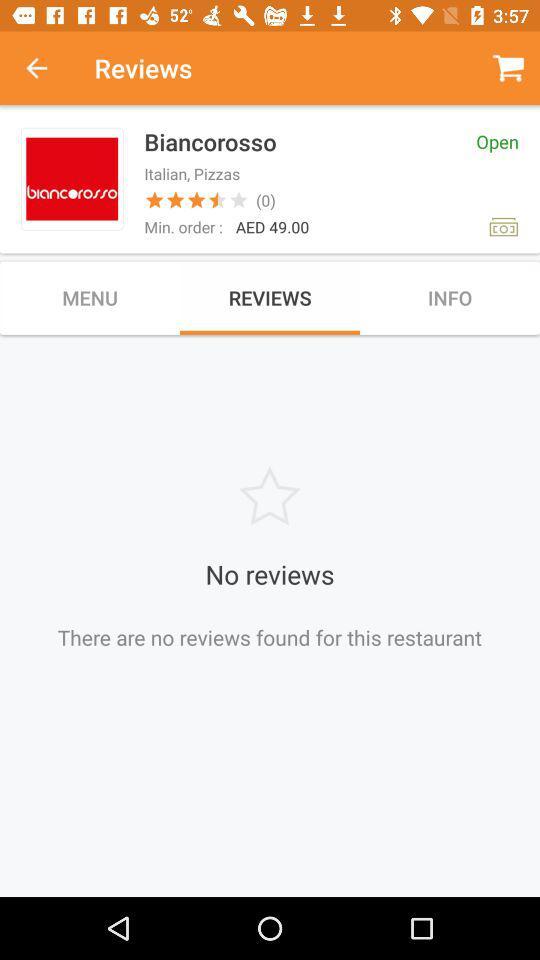 Image resolution: width=540 pixels, height=960 pixels. Describe the element at coordinates (47, 68) in the screenshot. I see `the item to the left of reviews icon` at that location.